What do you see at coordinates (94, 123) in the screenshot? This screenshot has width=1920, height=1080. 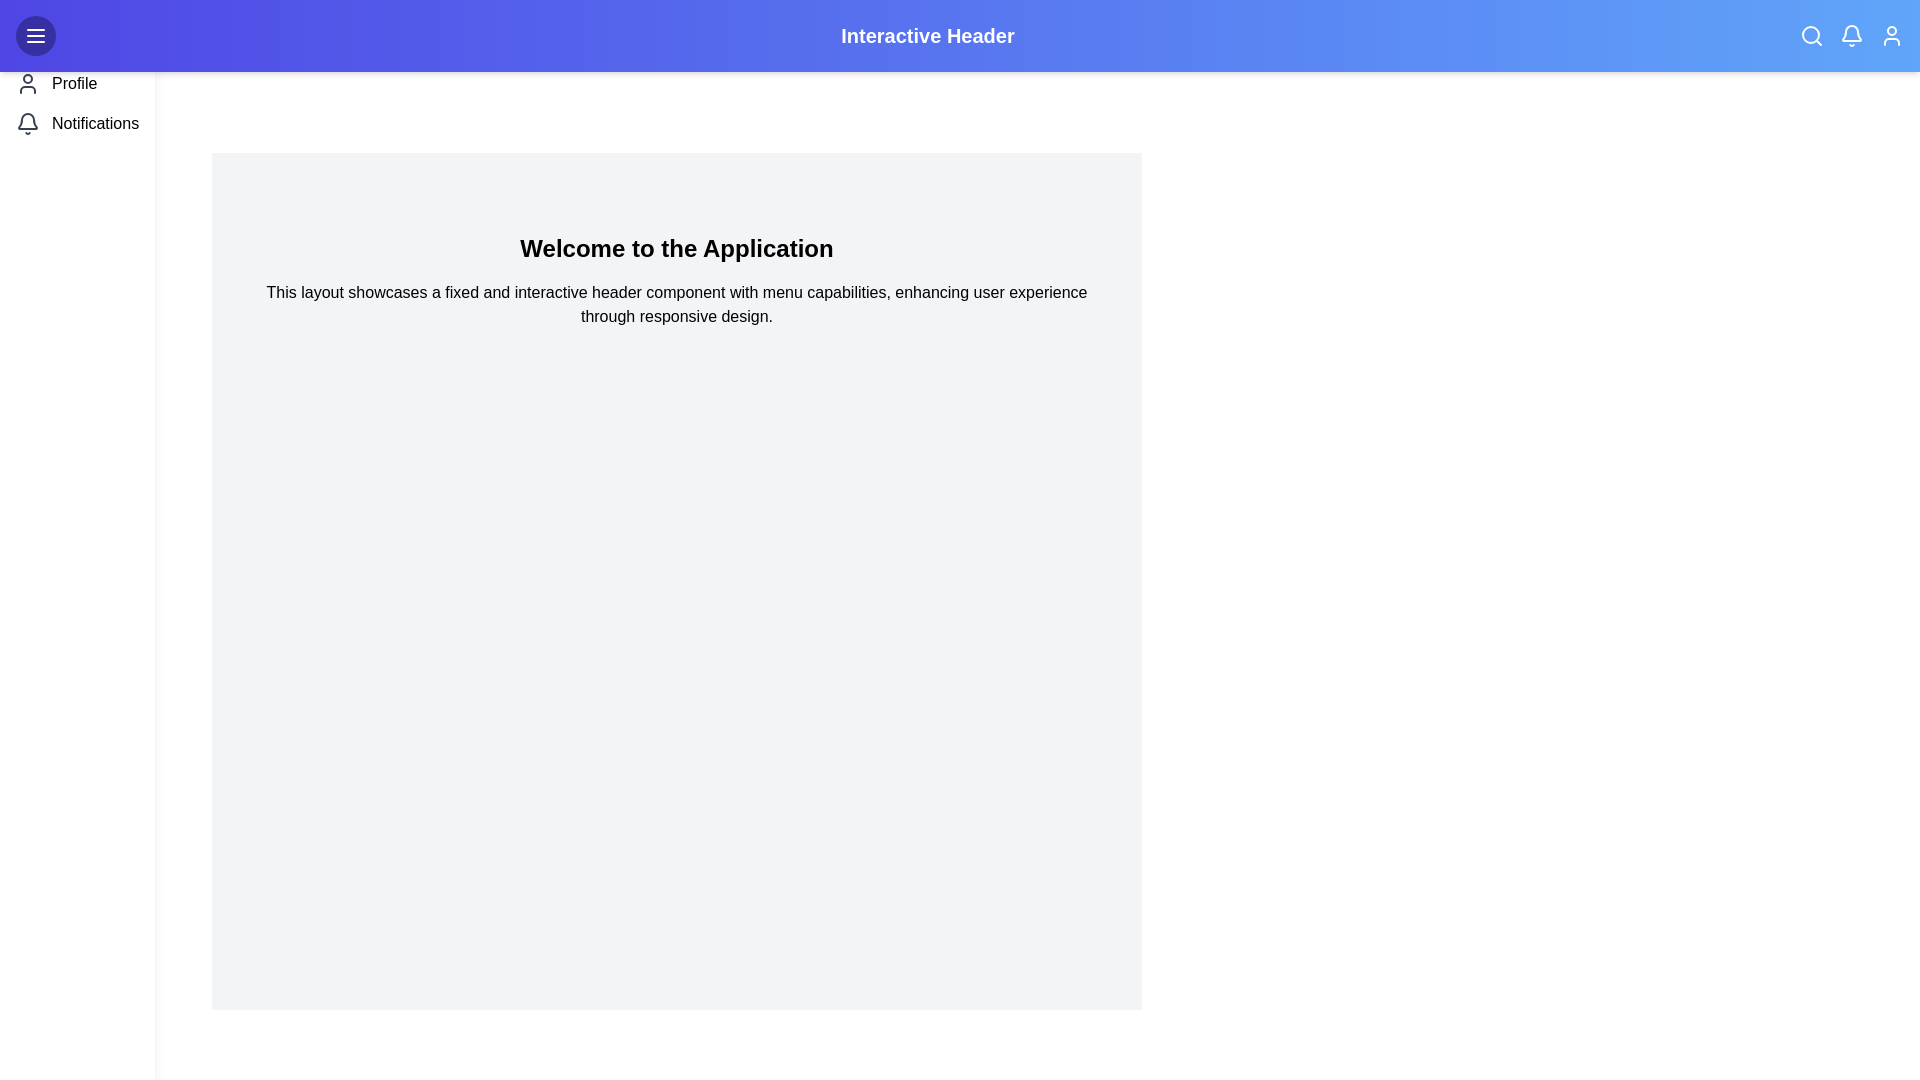 I see `the 'Notifications' text label, which is displayed in a plain font adjacent to a bell icon in the sidebar section` at bounding box center [94, 123].